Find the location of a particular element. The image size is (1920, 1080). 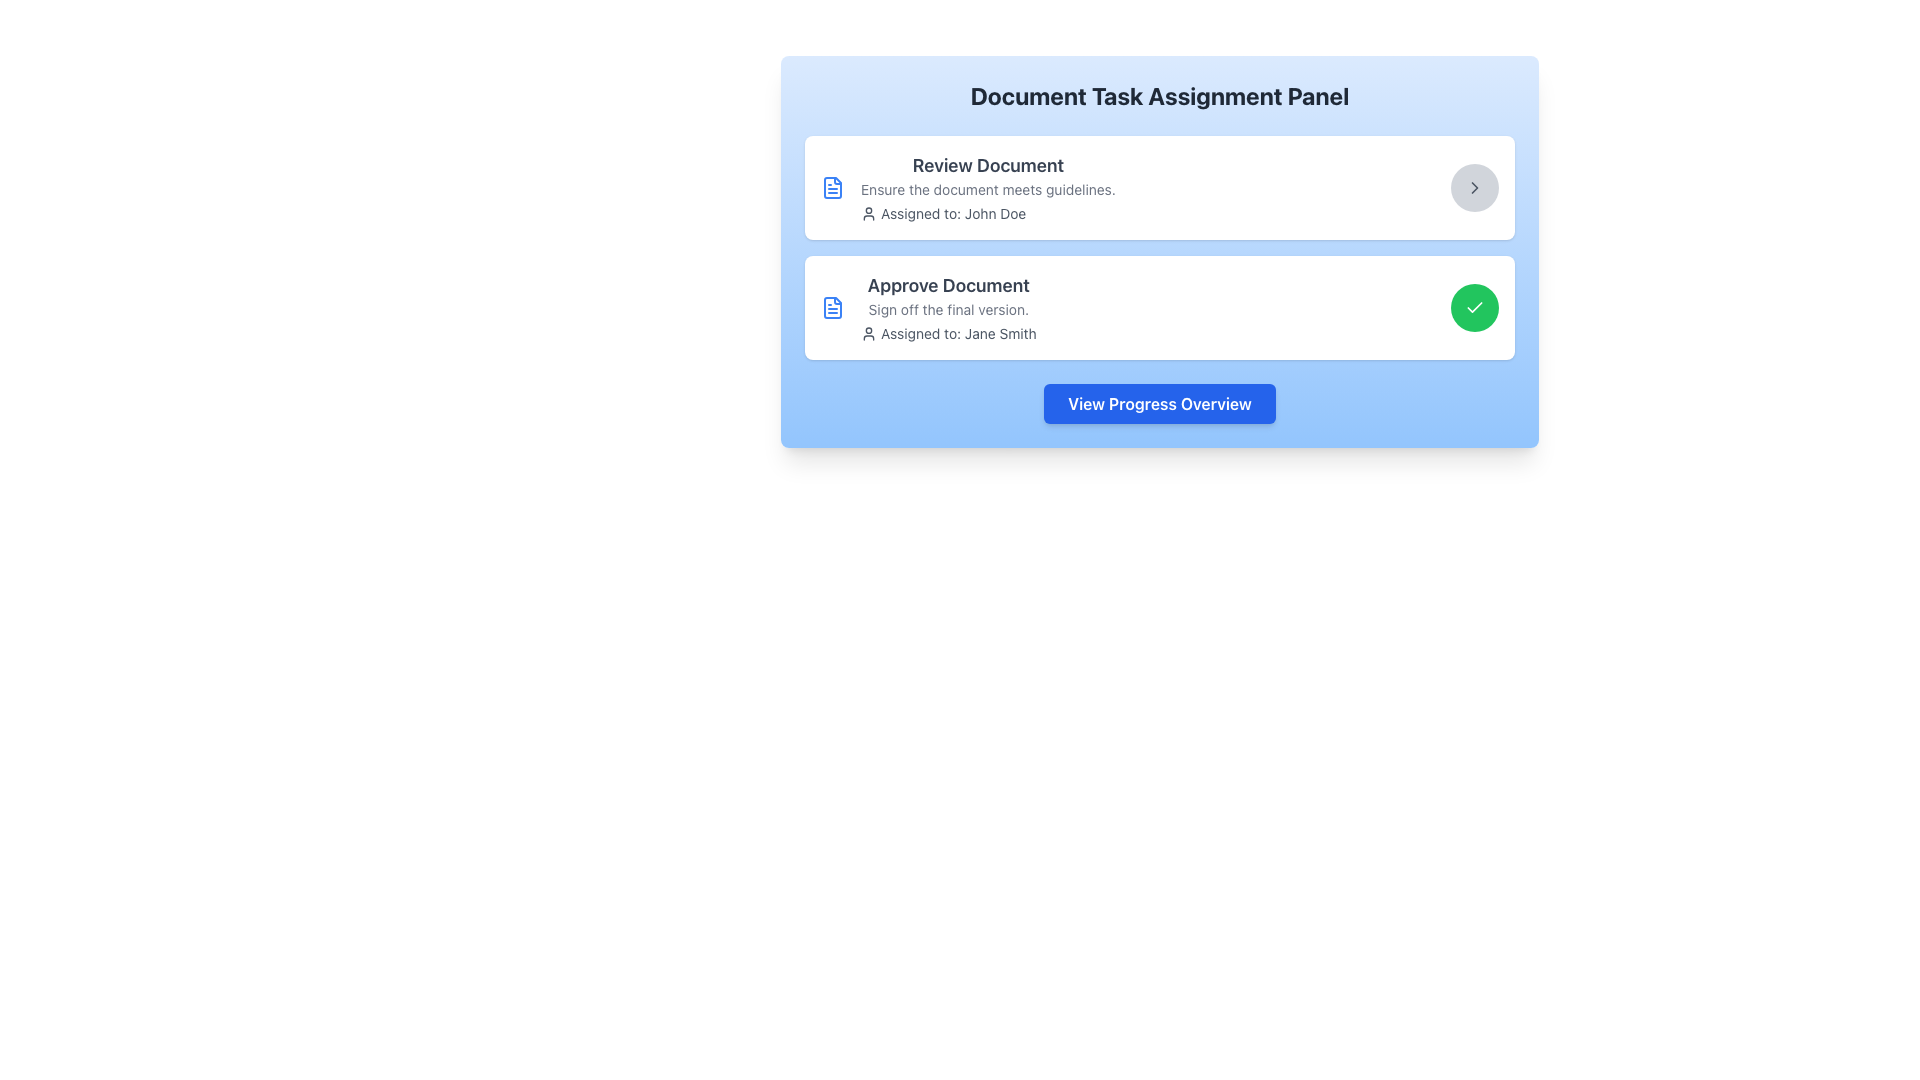

the text label reading 'Sign off the final version.' located below the title 'Approve Document' and above 'Assigned to: Jane Smith' in the document task panel is located at coordinates (947, 309).